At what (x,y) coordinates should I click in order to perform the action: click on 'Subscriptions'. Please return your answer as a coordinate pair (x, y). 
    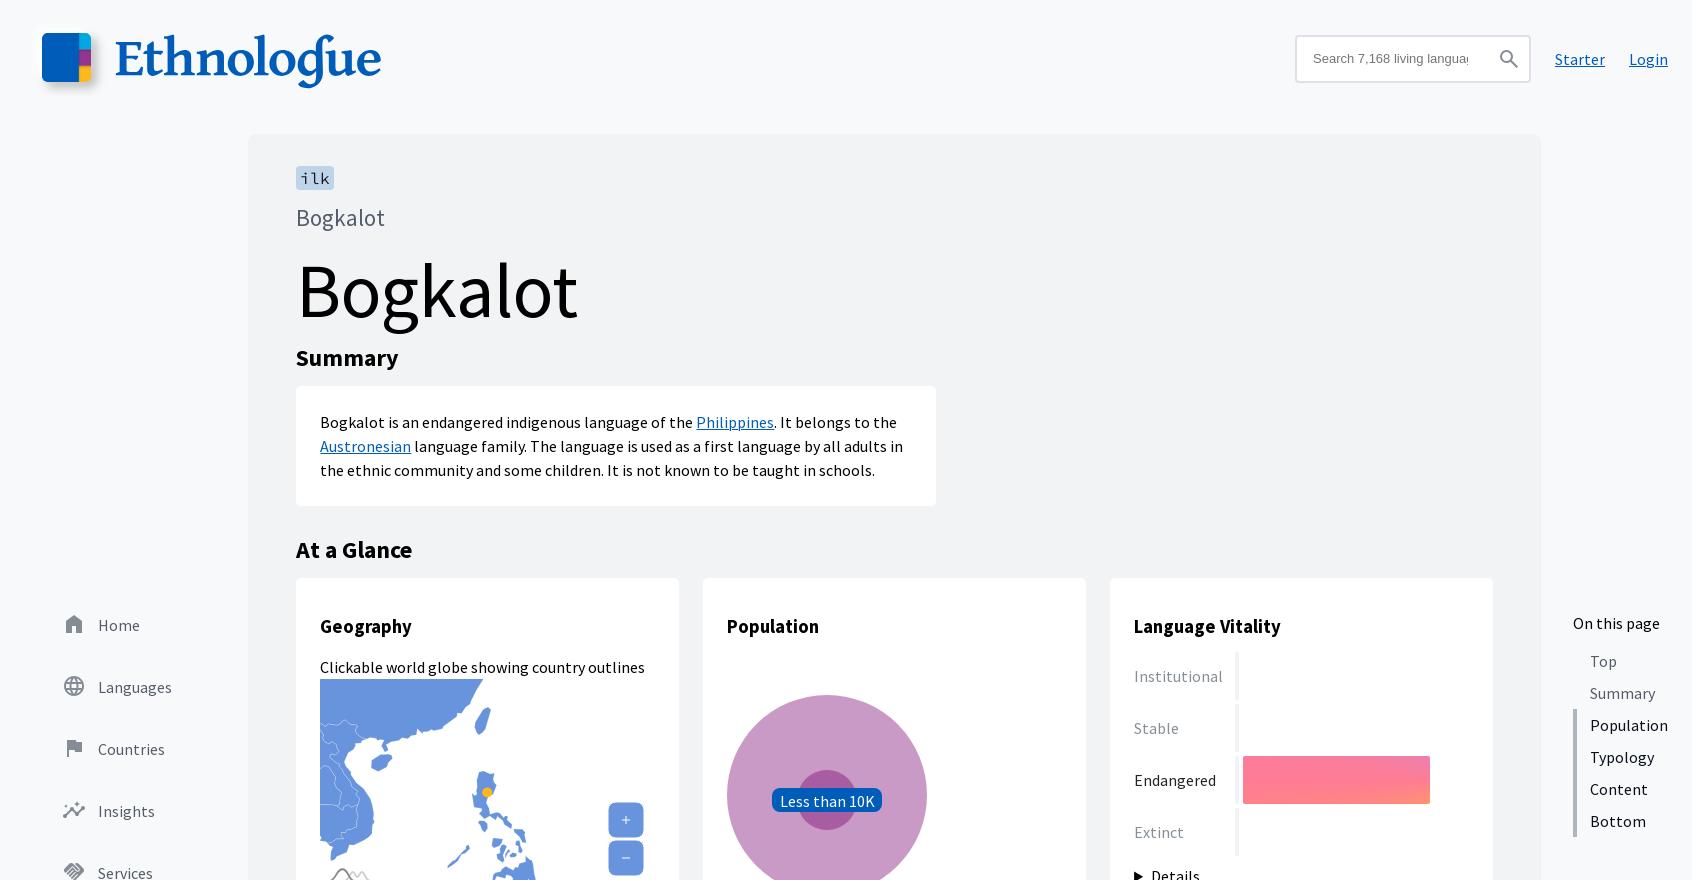
    Looking at the image, I should click on (144, 343).